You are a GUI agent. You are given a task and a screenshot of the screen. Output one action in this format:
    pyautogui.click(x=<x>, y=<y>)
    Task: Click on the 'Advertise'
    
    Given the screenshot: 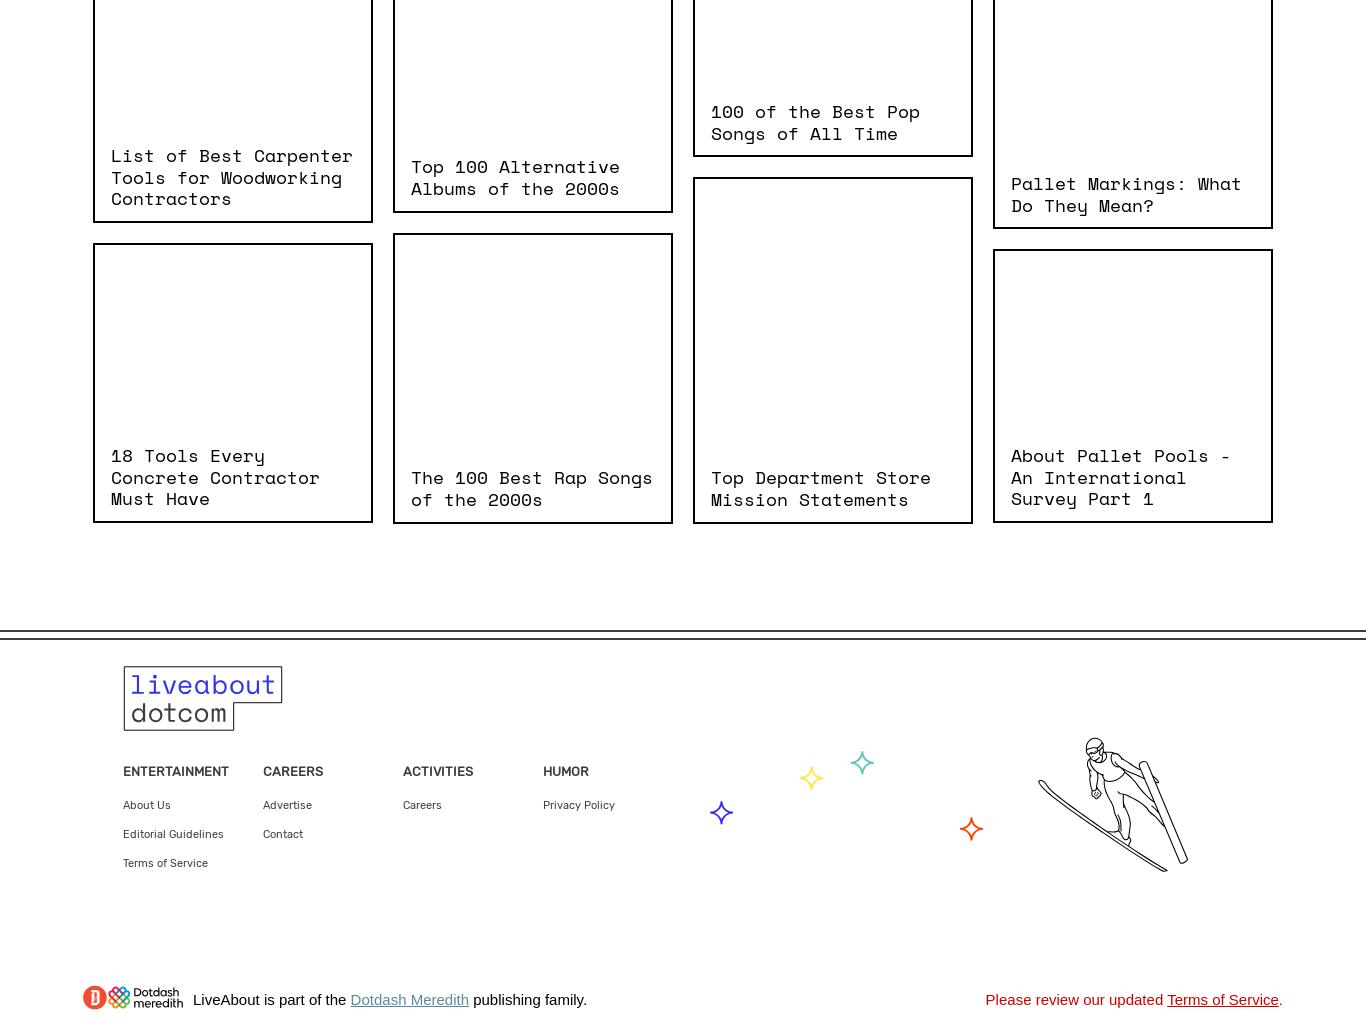 What is the action you would take?
    pyautogui.click(x=262, y=805)
    